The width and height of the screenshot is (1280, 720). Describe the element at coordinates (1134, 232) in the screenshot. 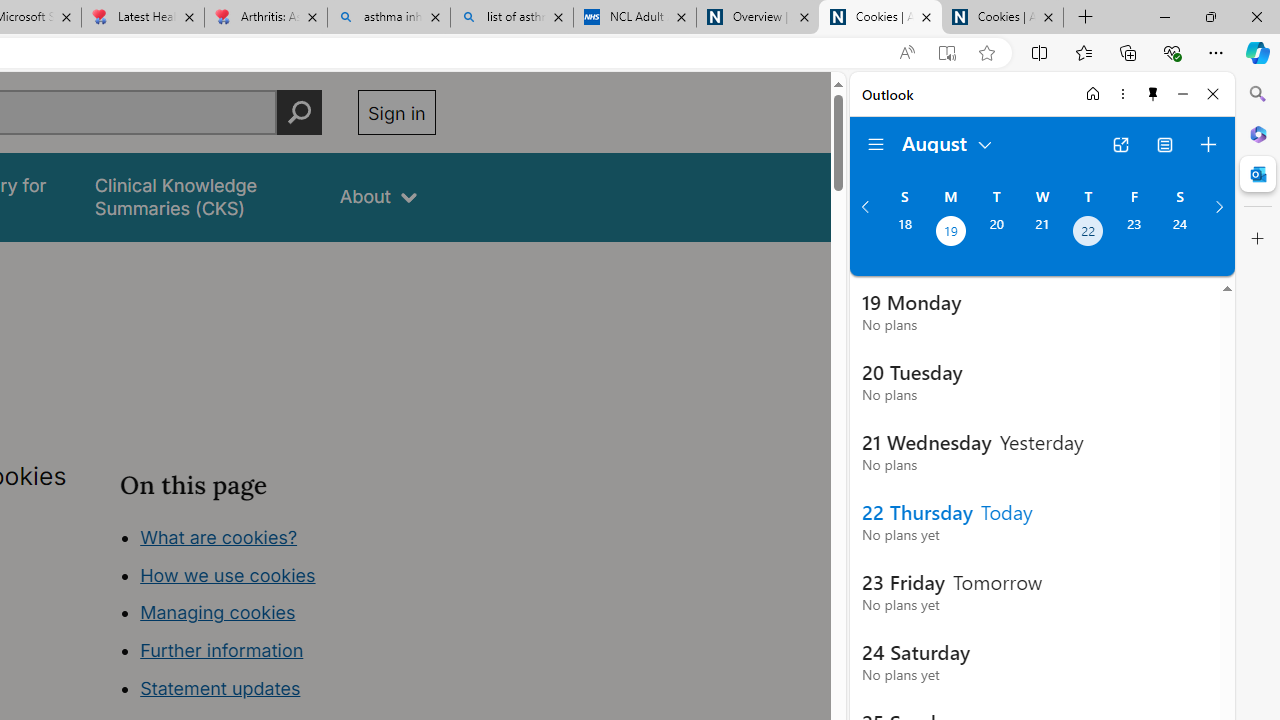

I see `'Friday, August 23, 2024. '` at that location.